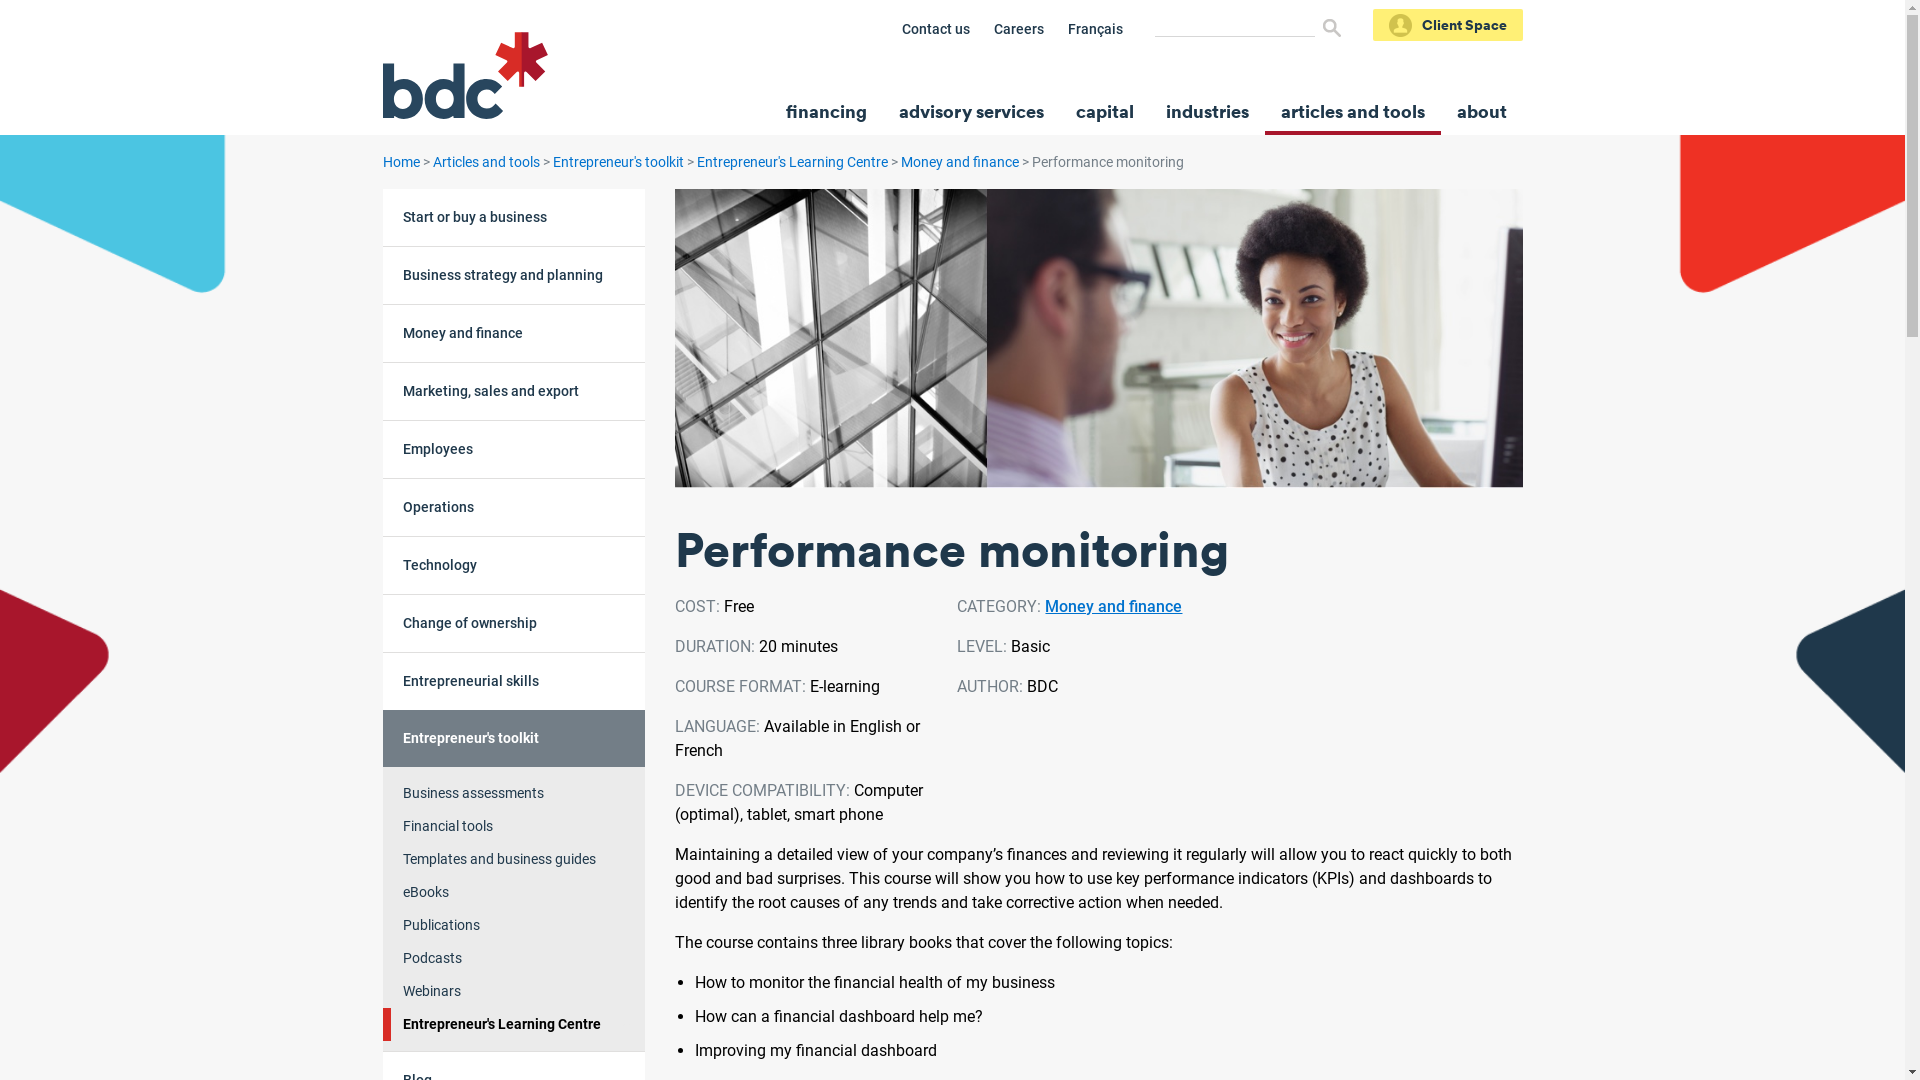 The height and width of the screenshot is (1080, 1920). Describe the element at coordinates (513, 622) in the screenshot. I see `'Change of ownership'` at that location.